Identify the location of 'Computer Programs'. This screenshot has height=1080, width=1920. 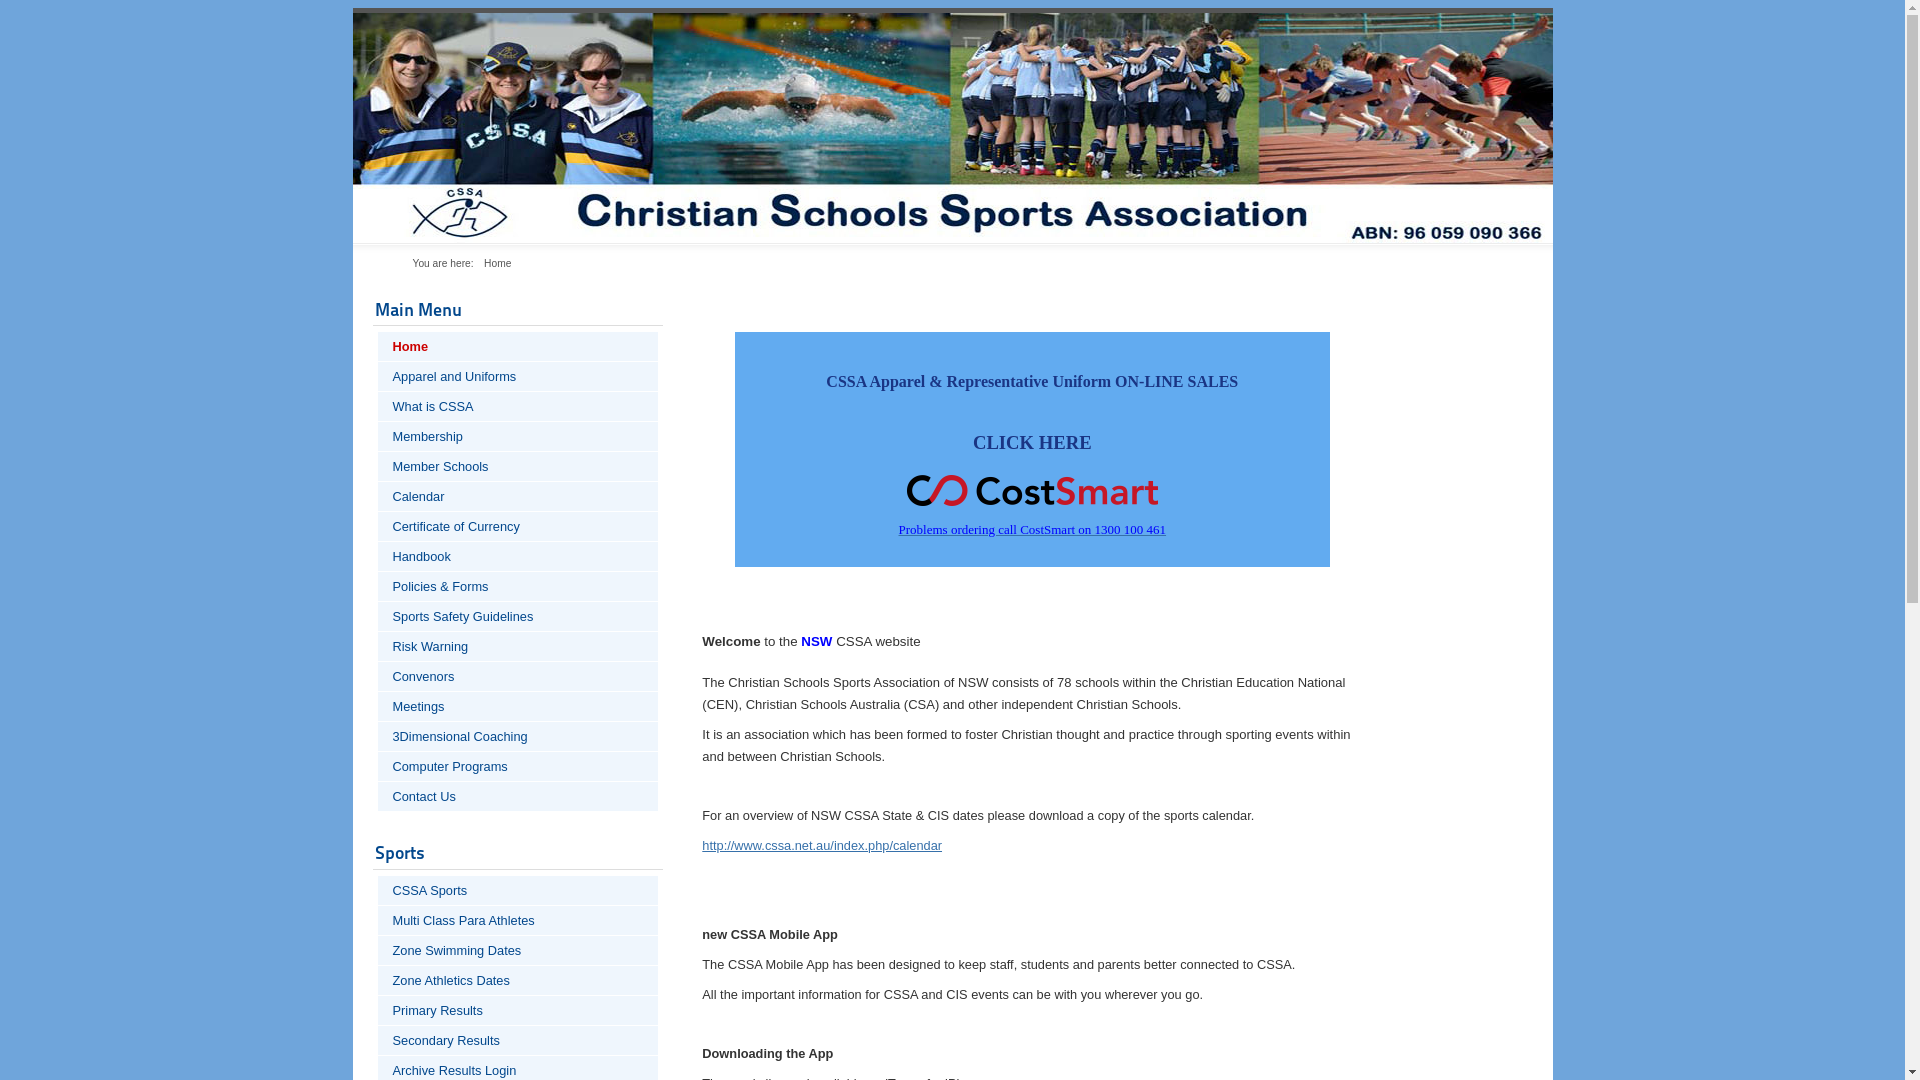
(518, 765).